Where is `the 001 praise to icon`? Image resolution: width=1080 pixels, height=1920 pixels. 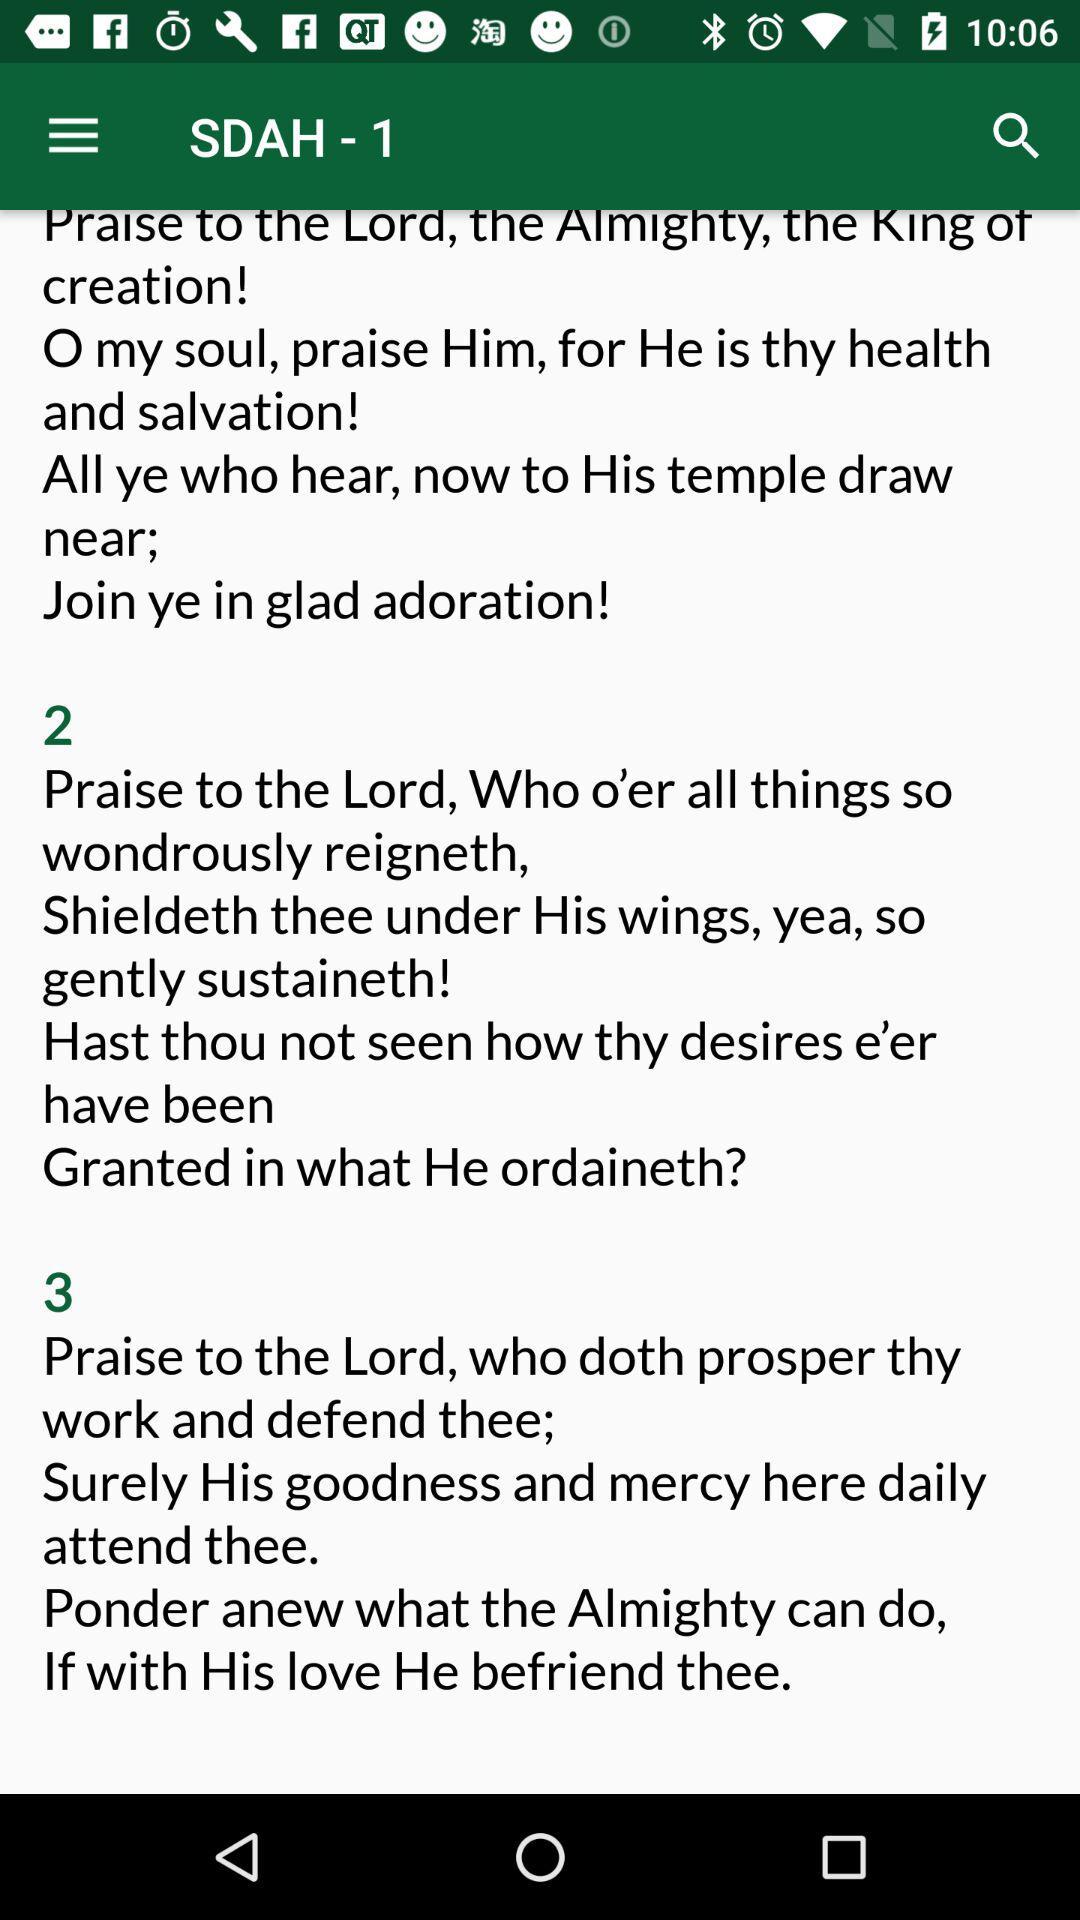 the 001 praise to icon is located at coordinates (540, 986).